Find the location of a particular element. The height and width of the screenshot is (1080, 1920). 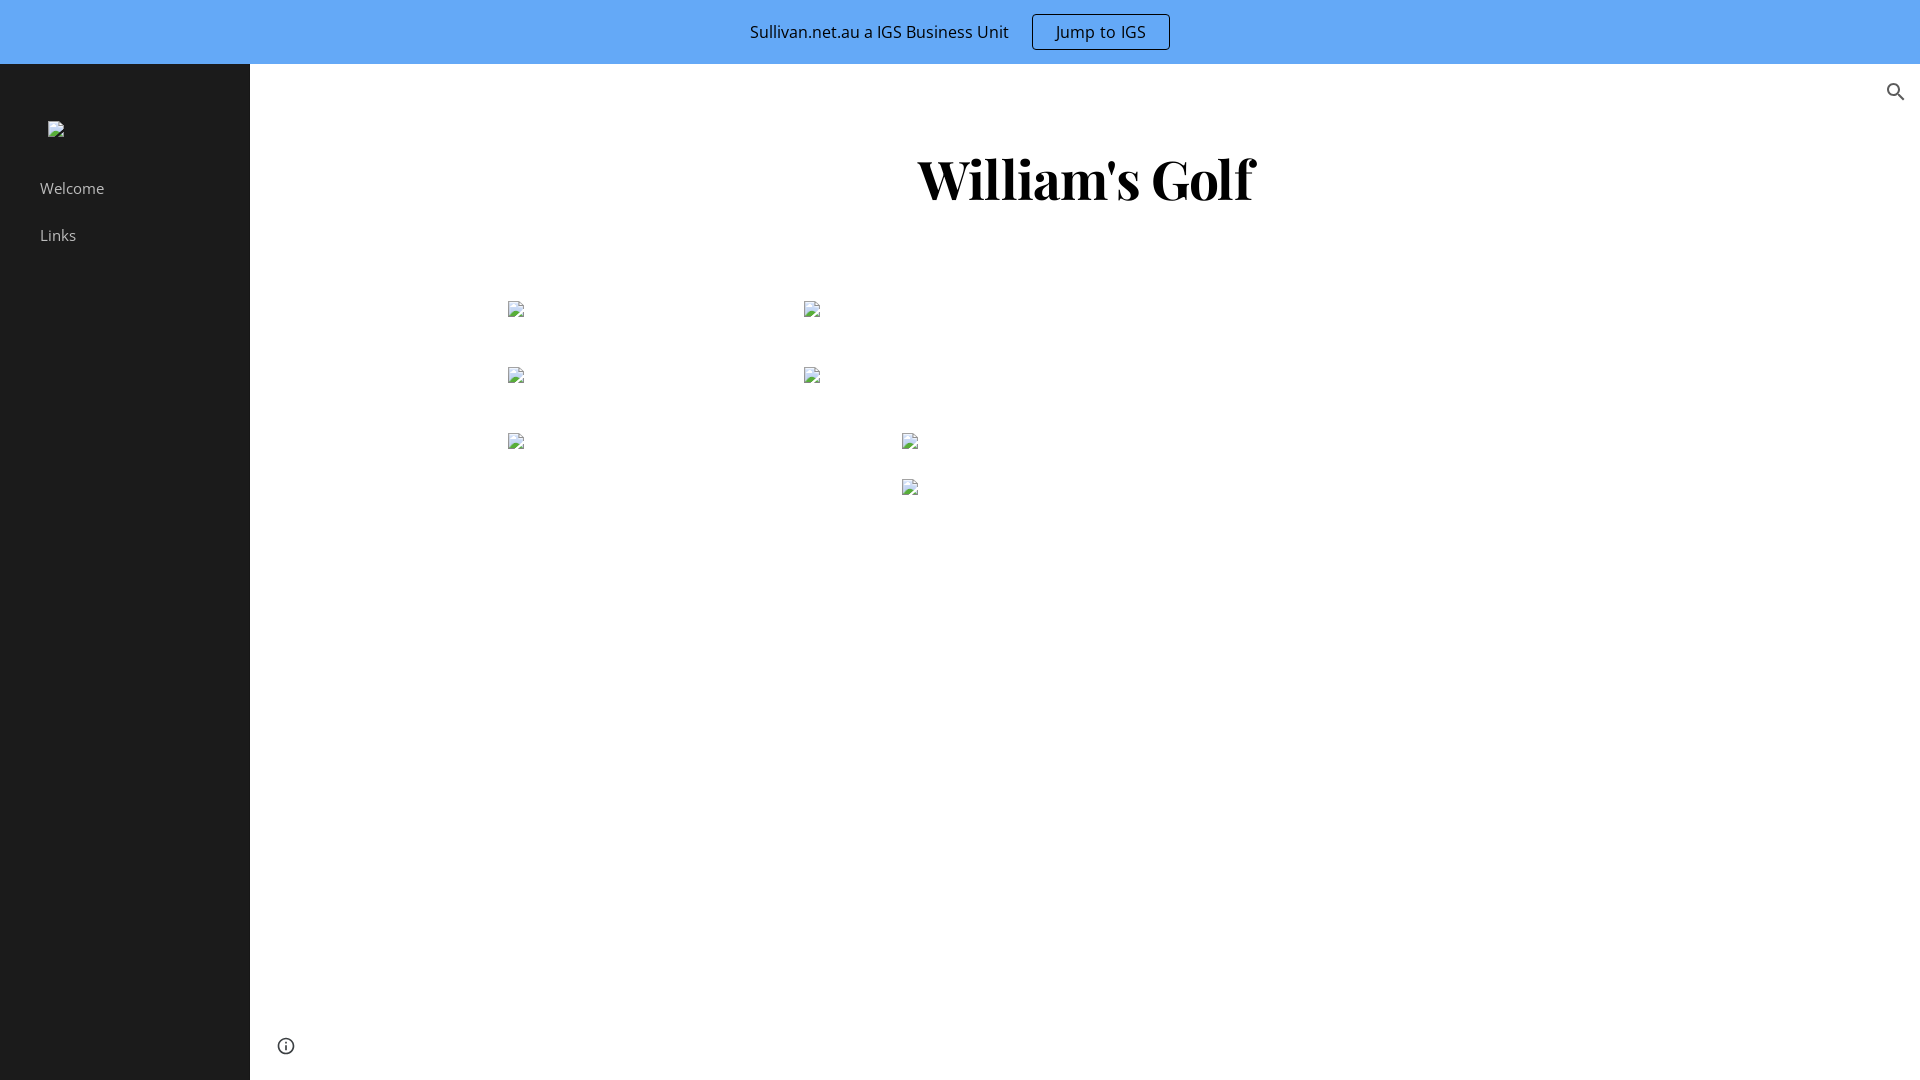

'Jump to IGS' is located at coordinates (1100, 31).